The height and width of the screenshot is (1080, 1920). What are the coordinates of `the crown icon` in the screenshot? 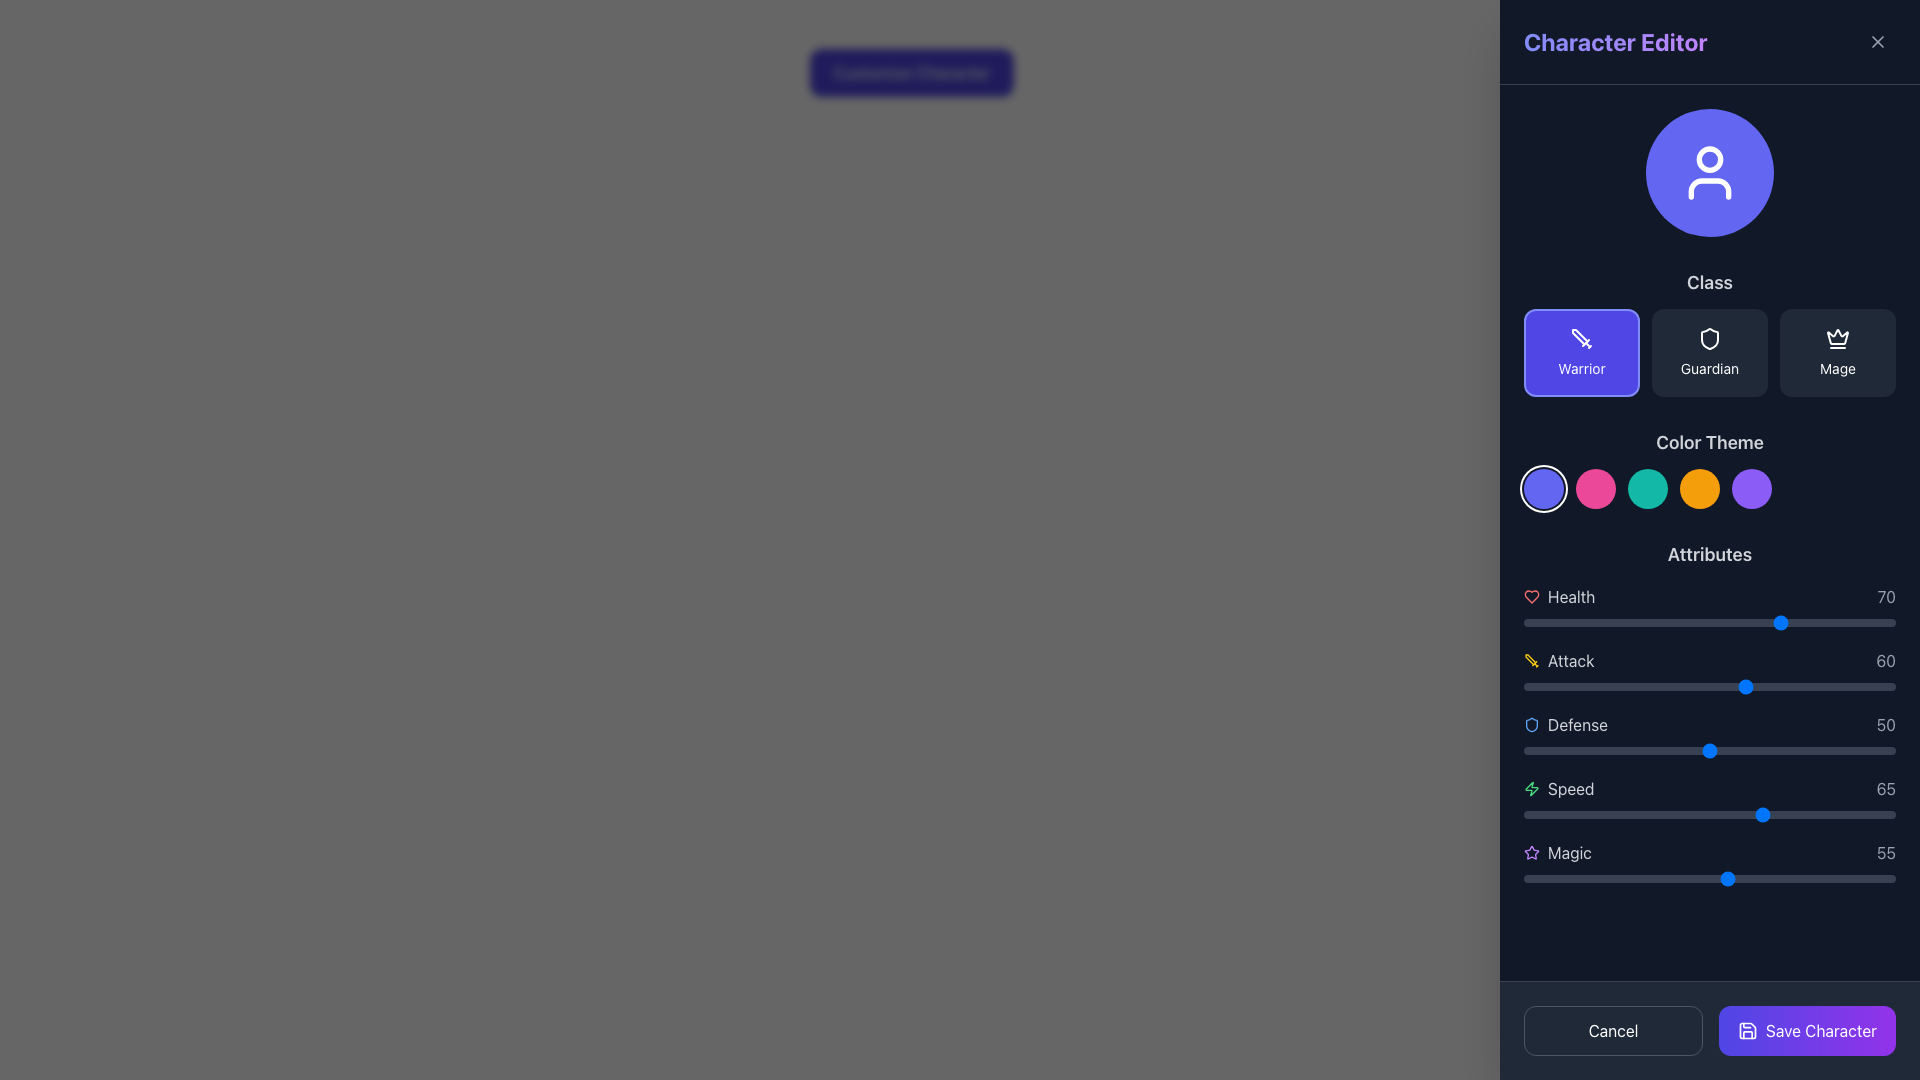 It's located at (1838, 338).